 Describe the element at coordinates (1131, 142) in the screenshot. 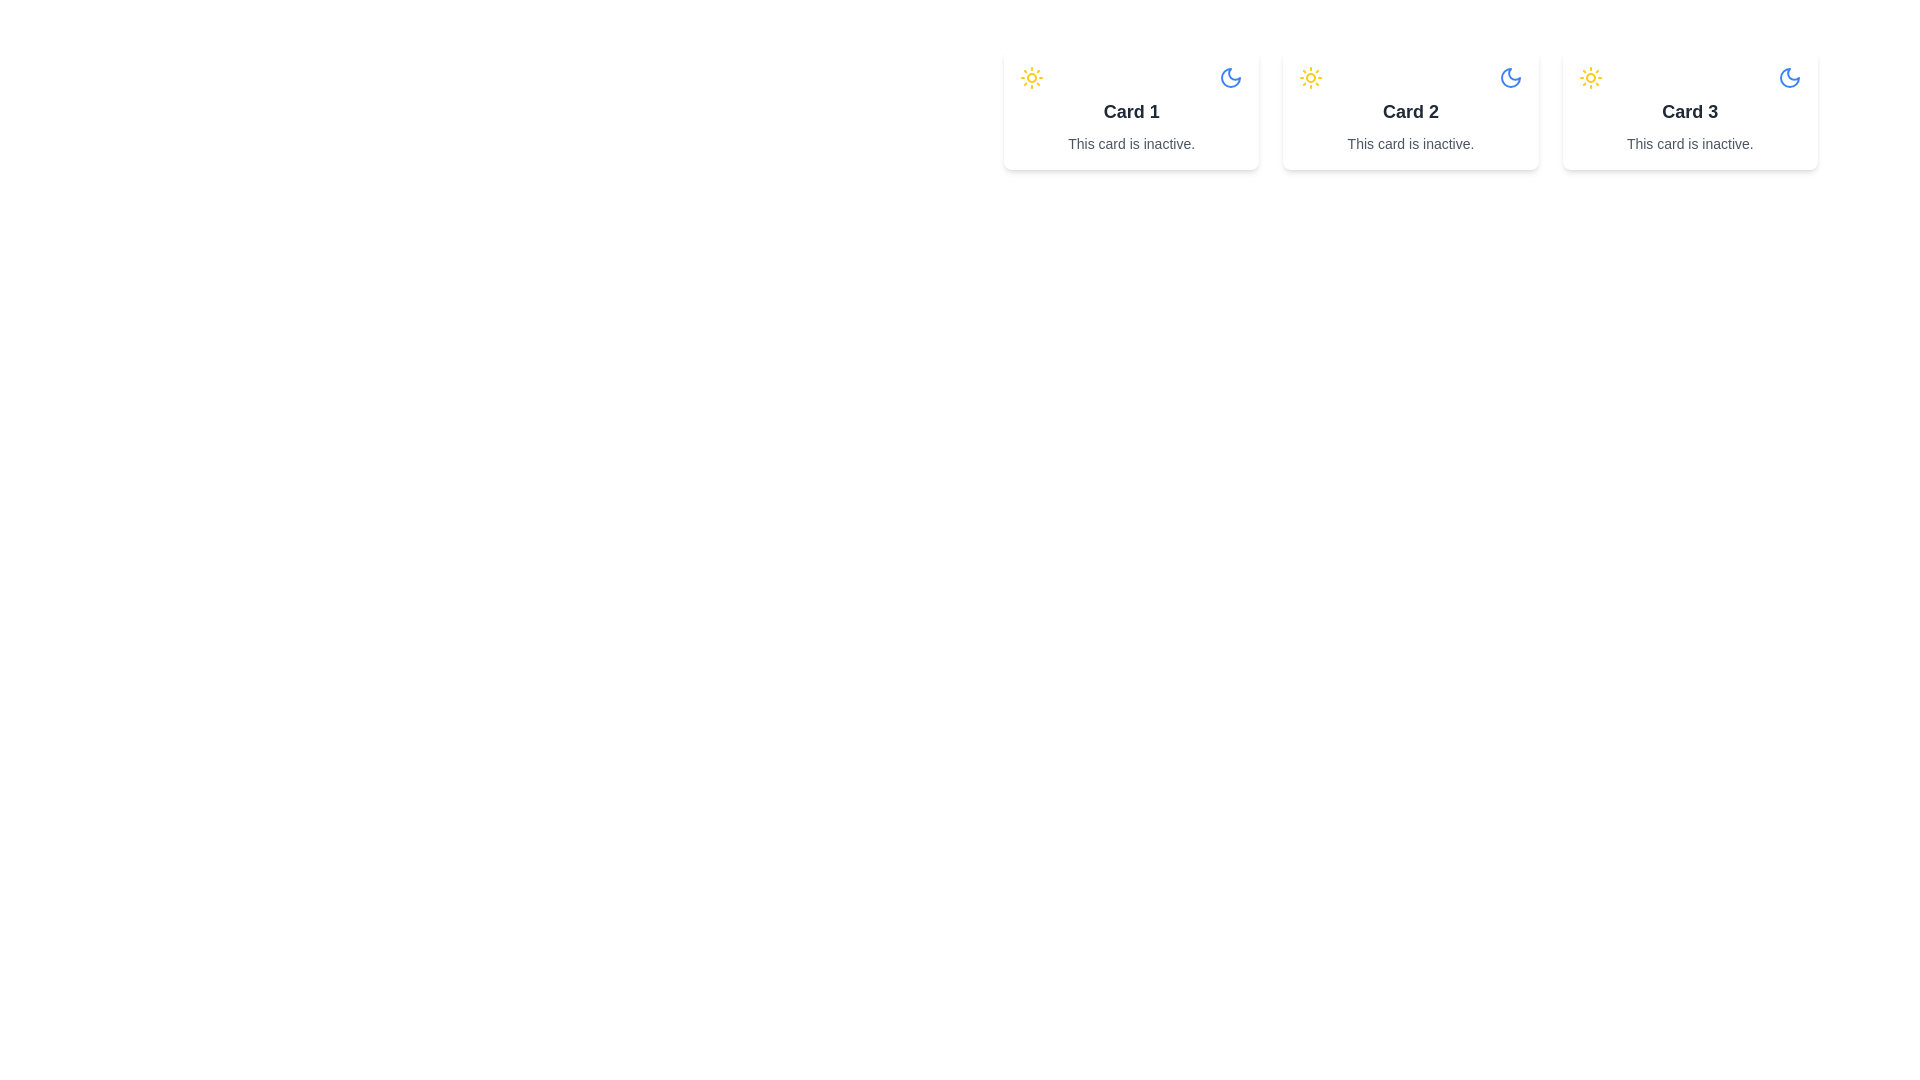

I see `text label indicating the inactive status of the card within 'Card 1', located towards the bottom area of the card` at that location.